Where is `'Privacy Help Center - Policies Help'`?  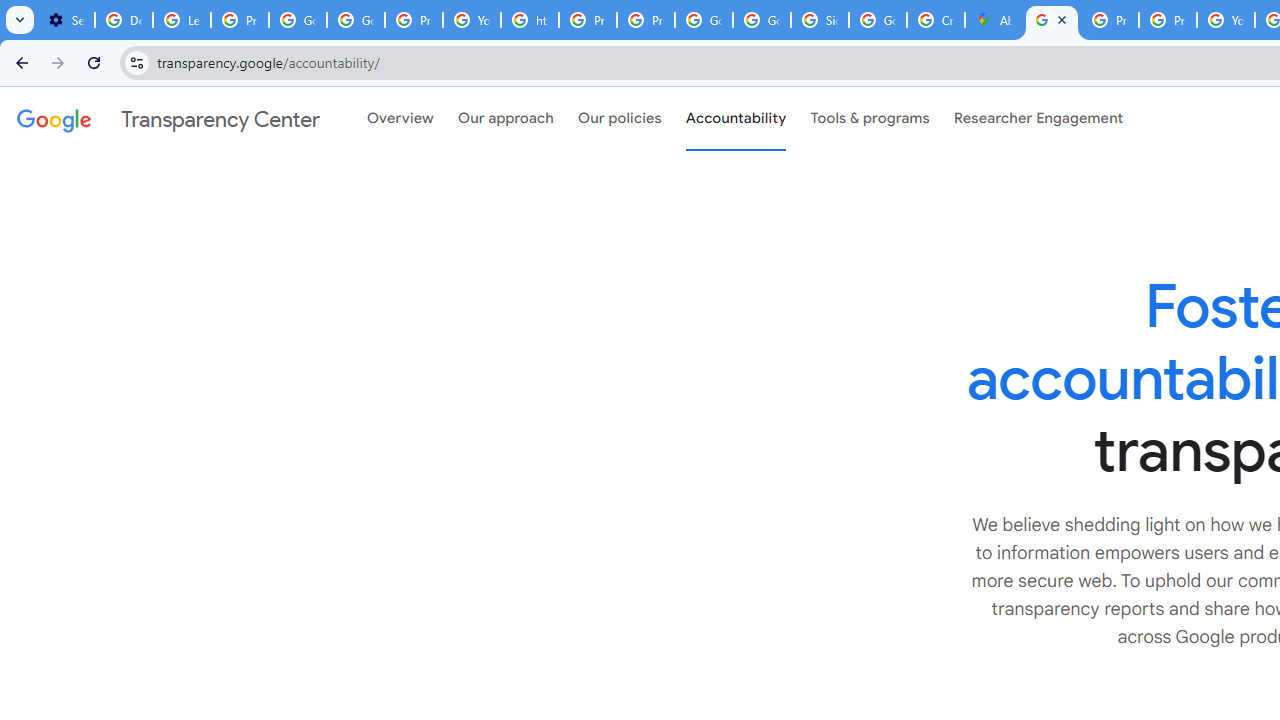
'Privacy Help Center - Policies Help' is located at coordinates (1109, 20).